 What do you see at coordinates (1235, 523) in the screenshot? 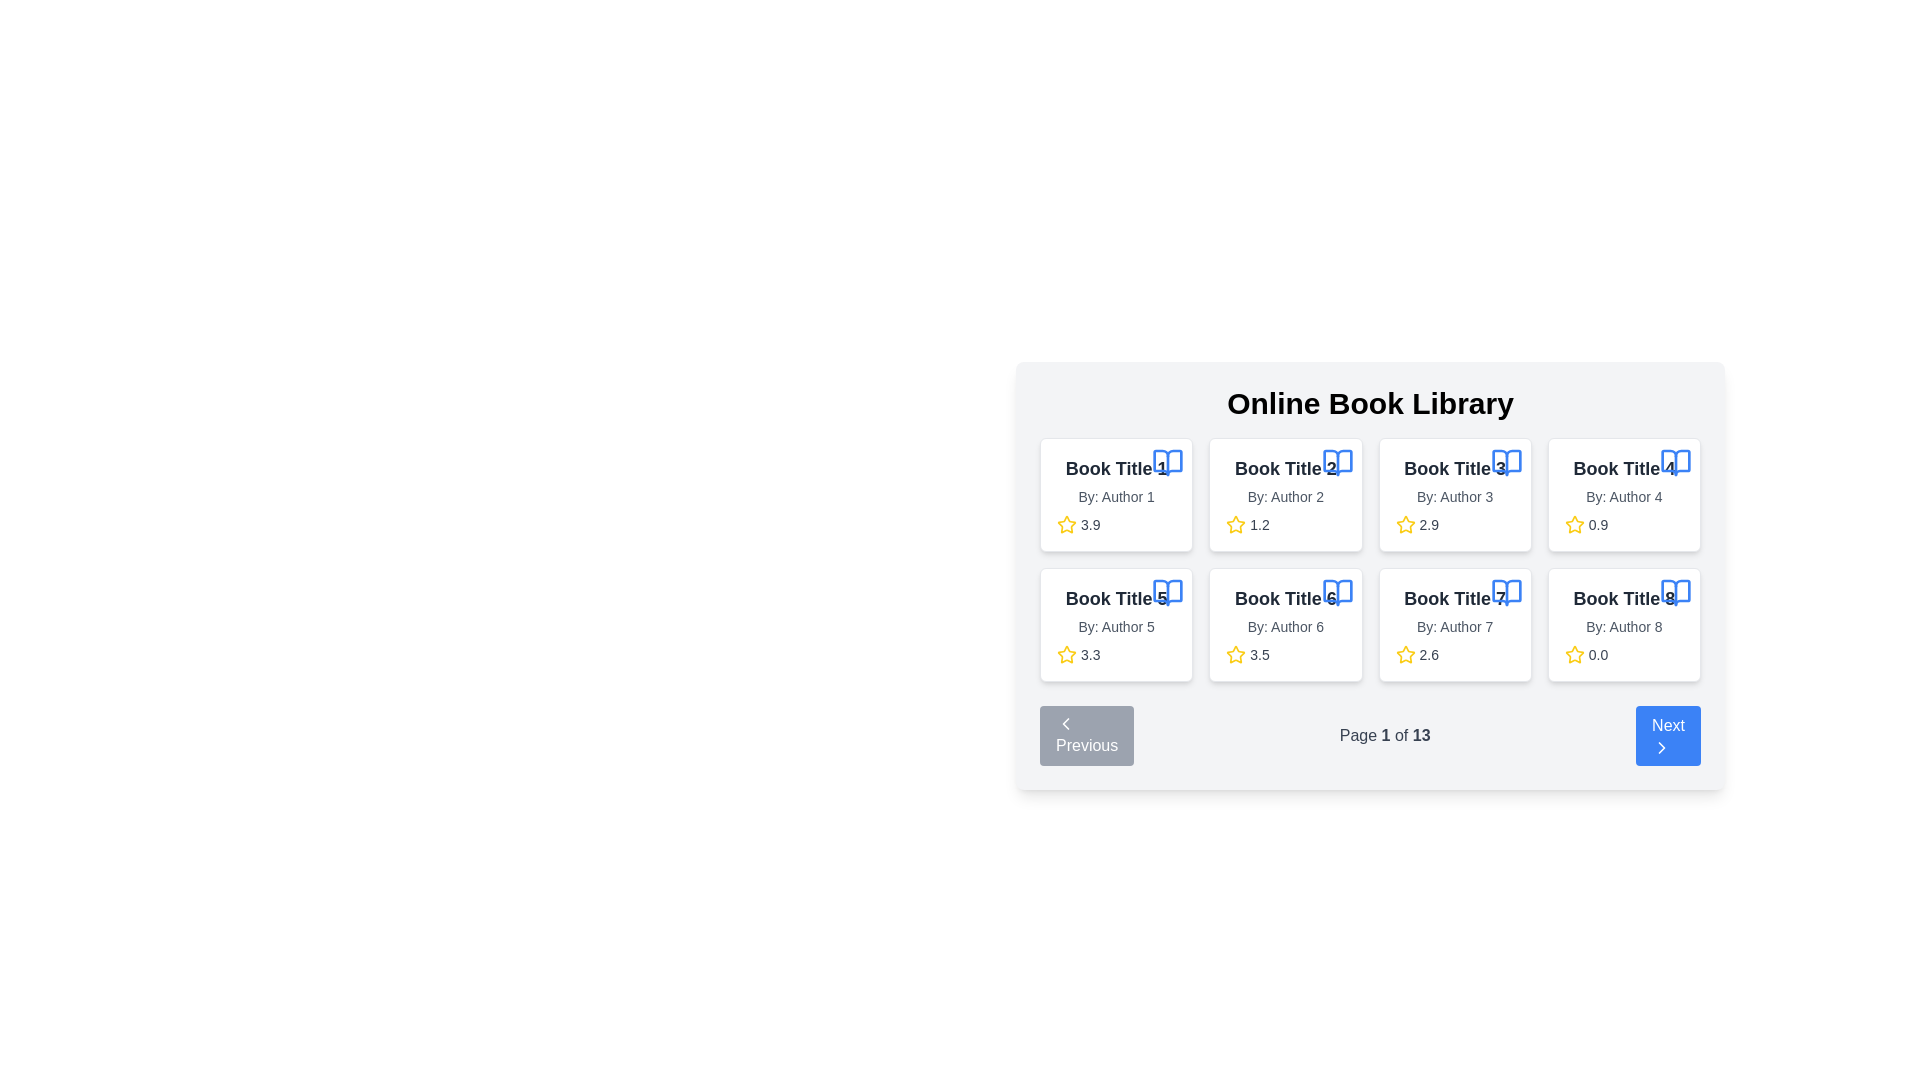
I see `the rating icon located in the second column of the book grid under 'Book Title 2' by 'Author 2', which represents the average rating of the book` at bounding box center [1235, 523].